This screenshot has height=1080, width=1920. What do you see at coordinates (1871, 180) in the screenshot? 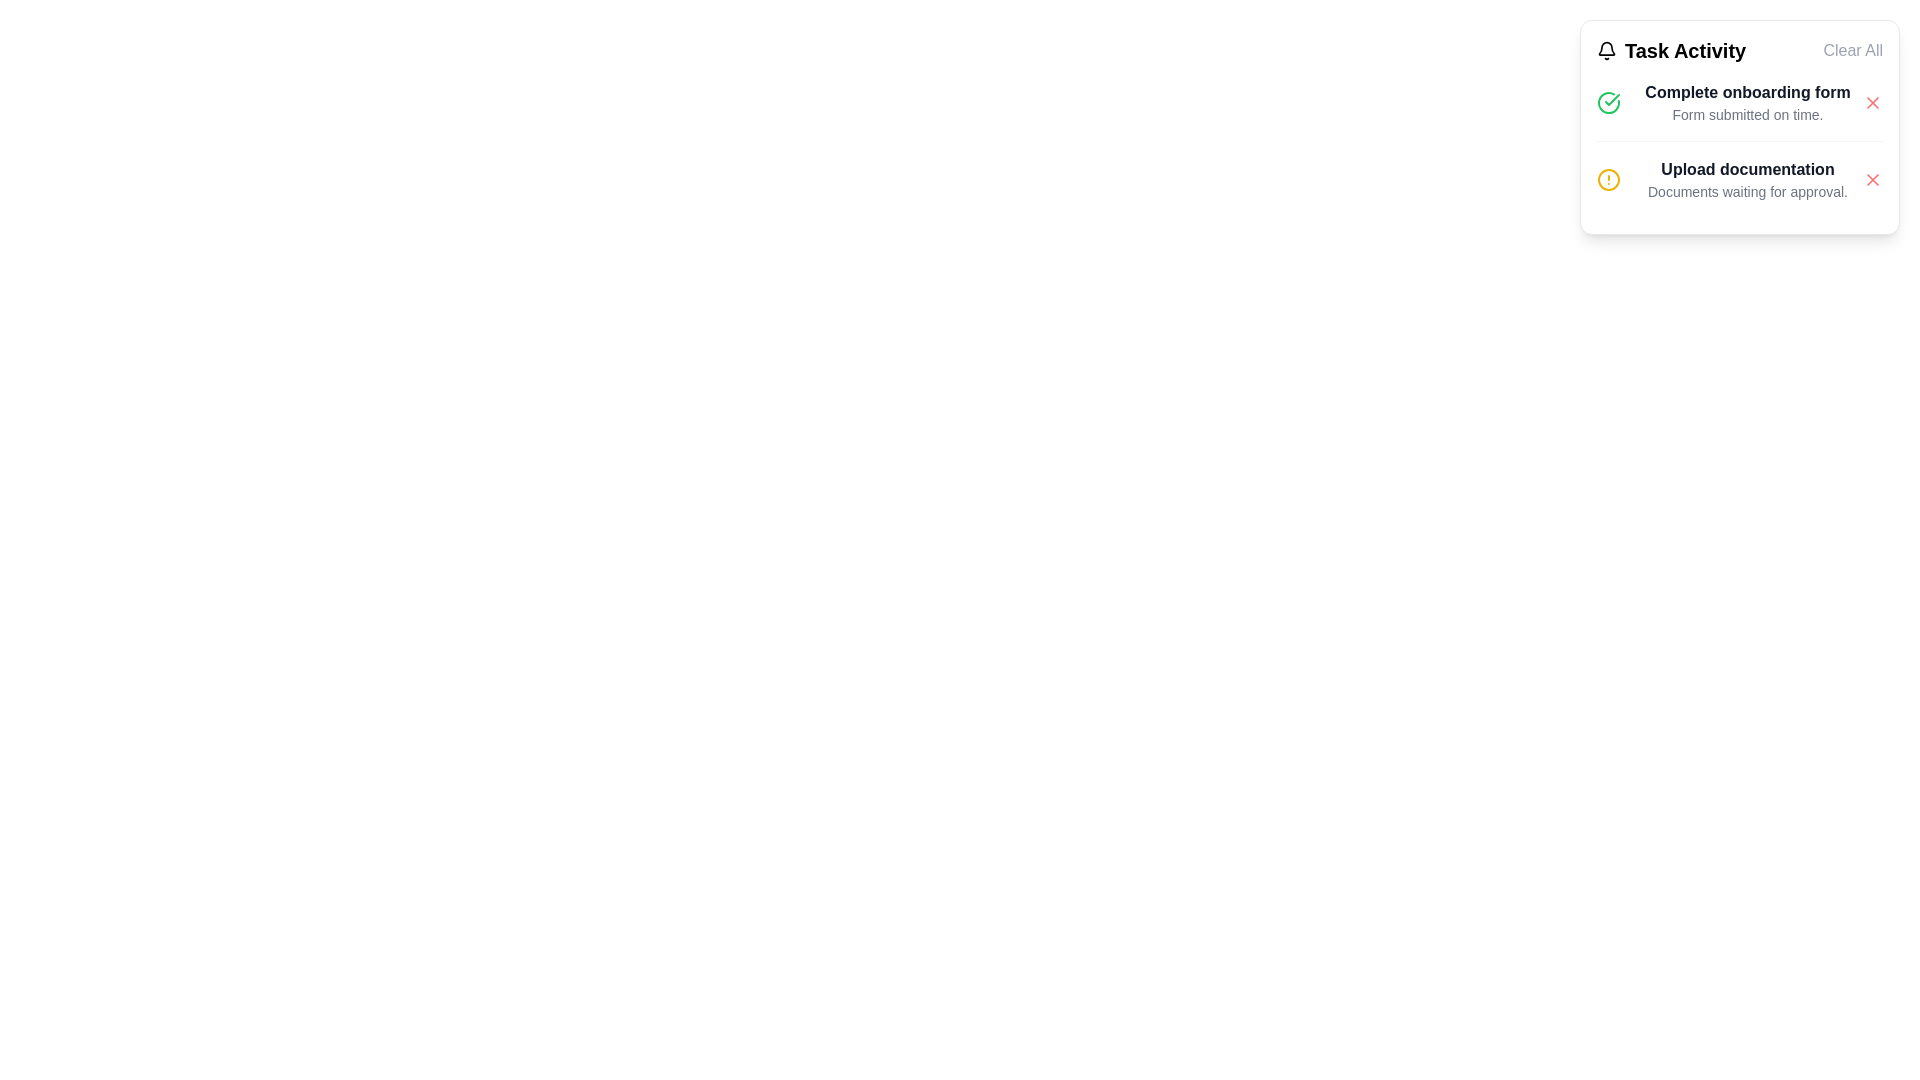
I see `the red cross-shaped close button adjacent to the 'Upload documentation' notification` at bounding box center [1871, 180].